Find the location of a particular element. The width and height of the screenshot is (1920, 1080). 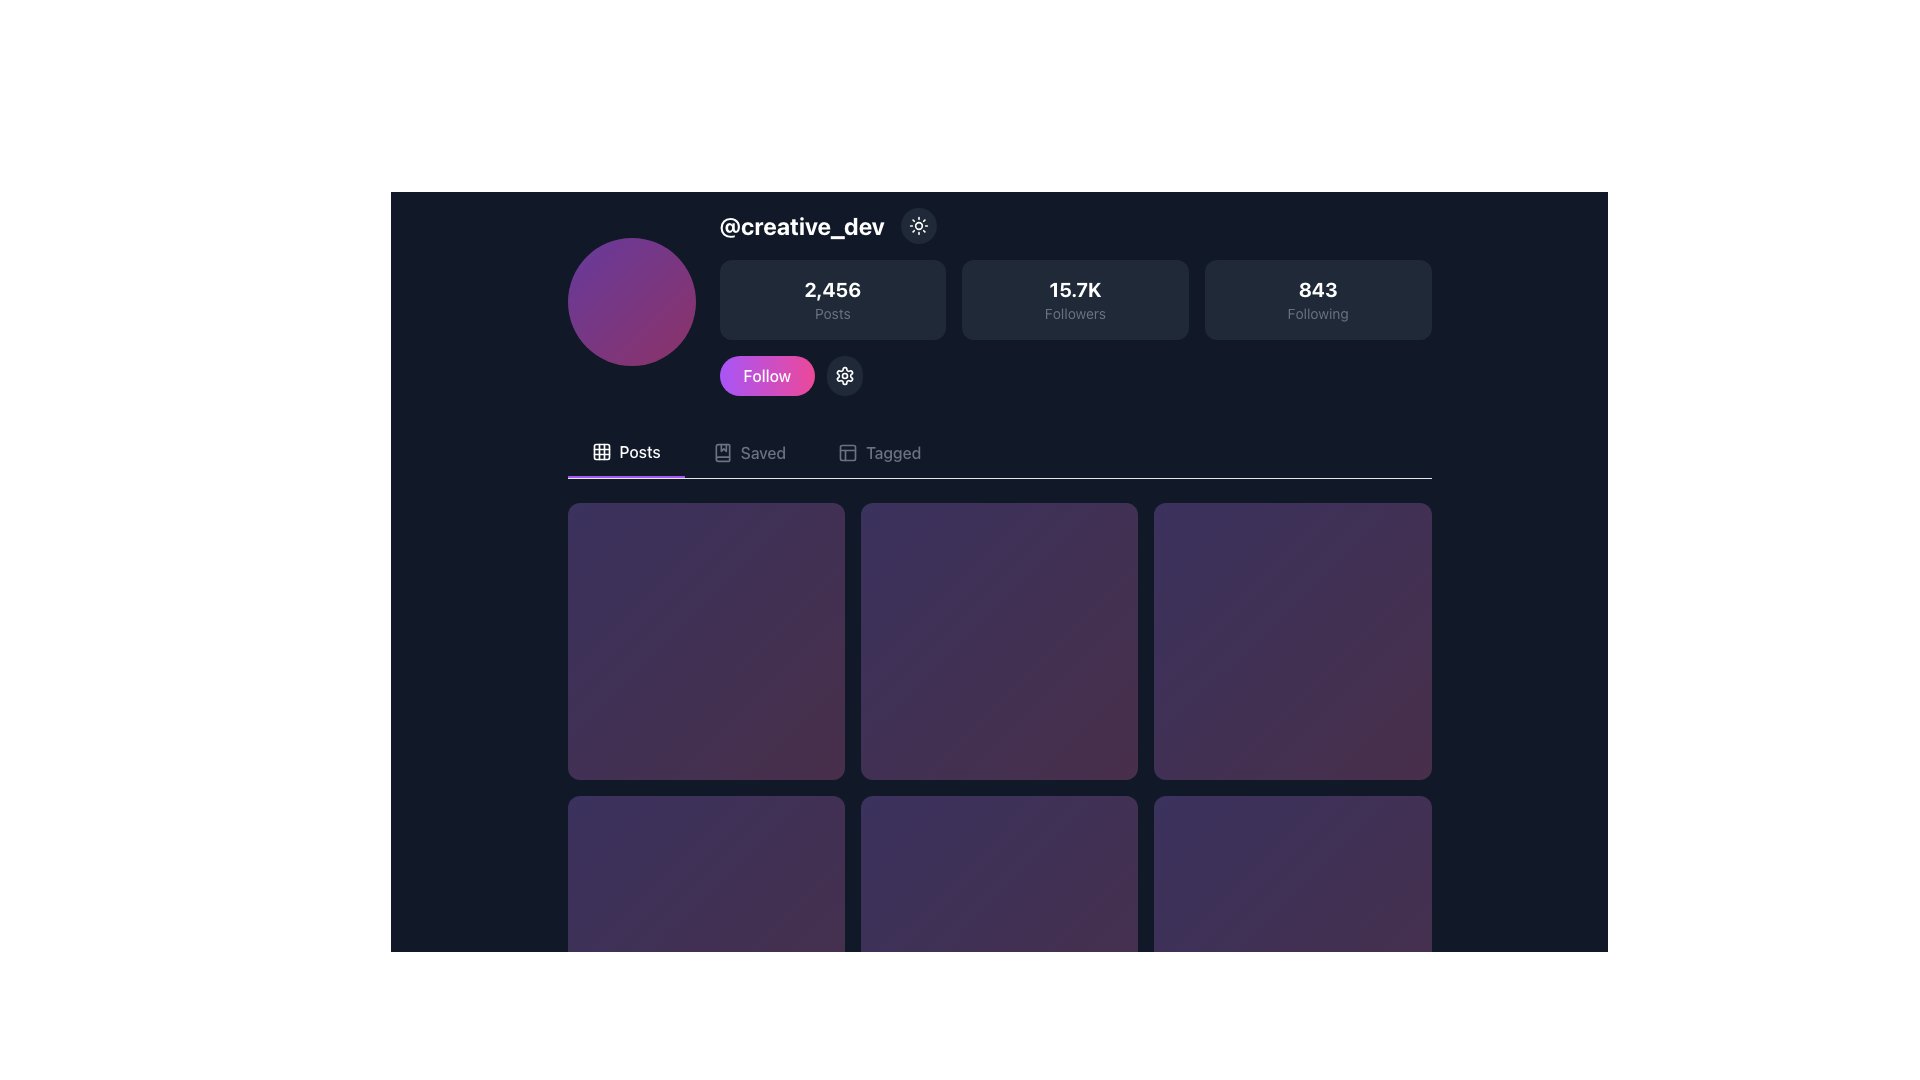

the multimedia card located in the center of the fourth row and second column of the grid is located at coordinates (999, 935).